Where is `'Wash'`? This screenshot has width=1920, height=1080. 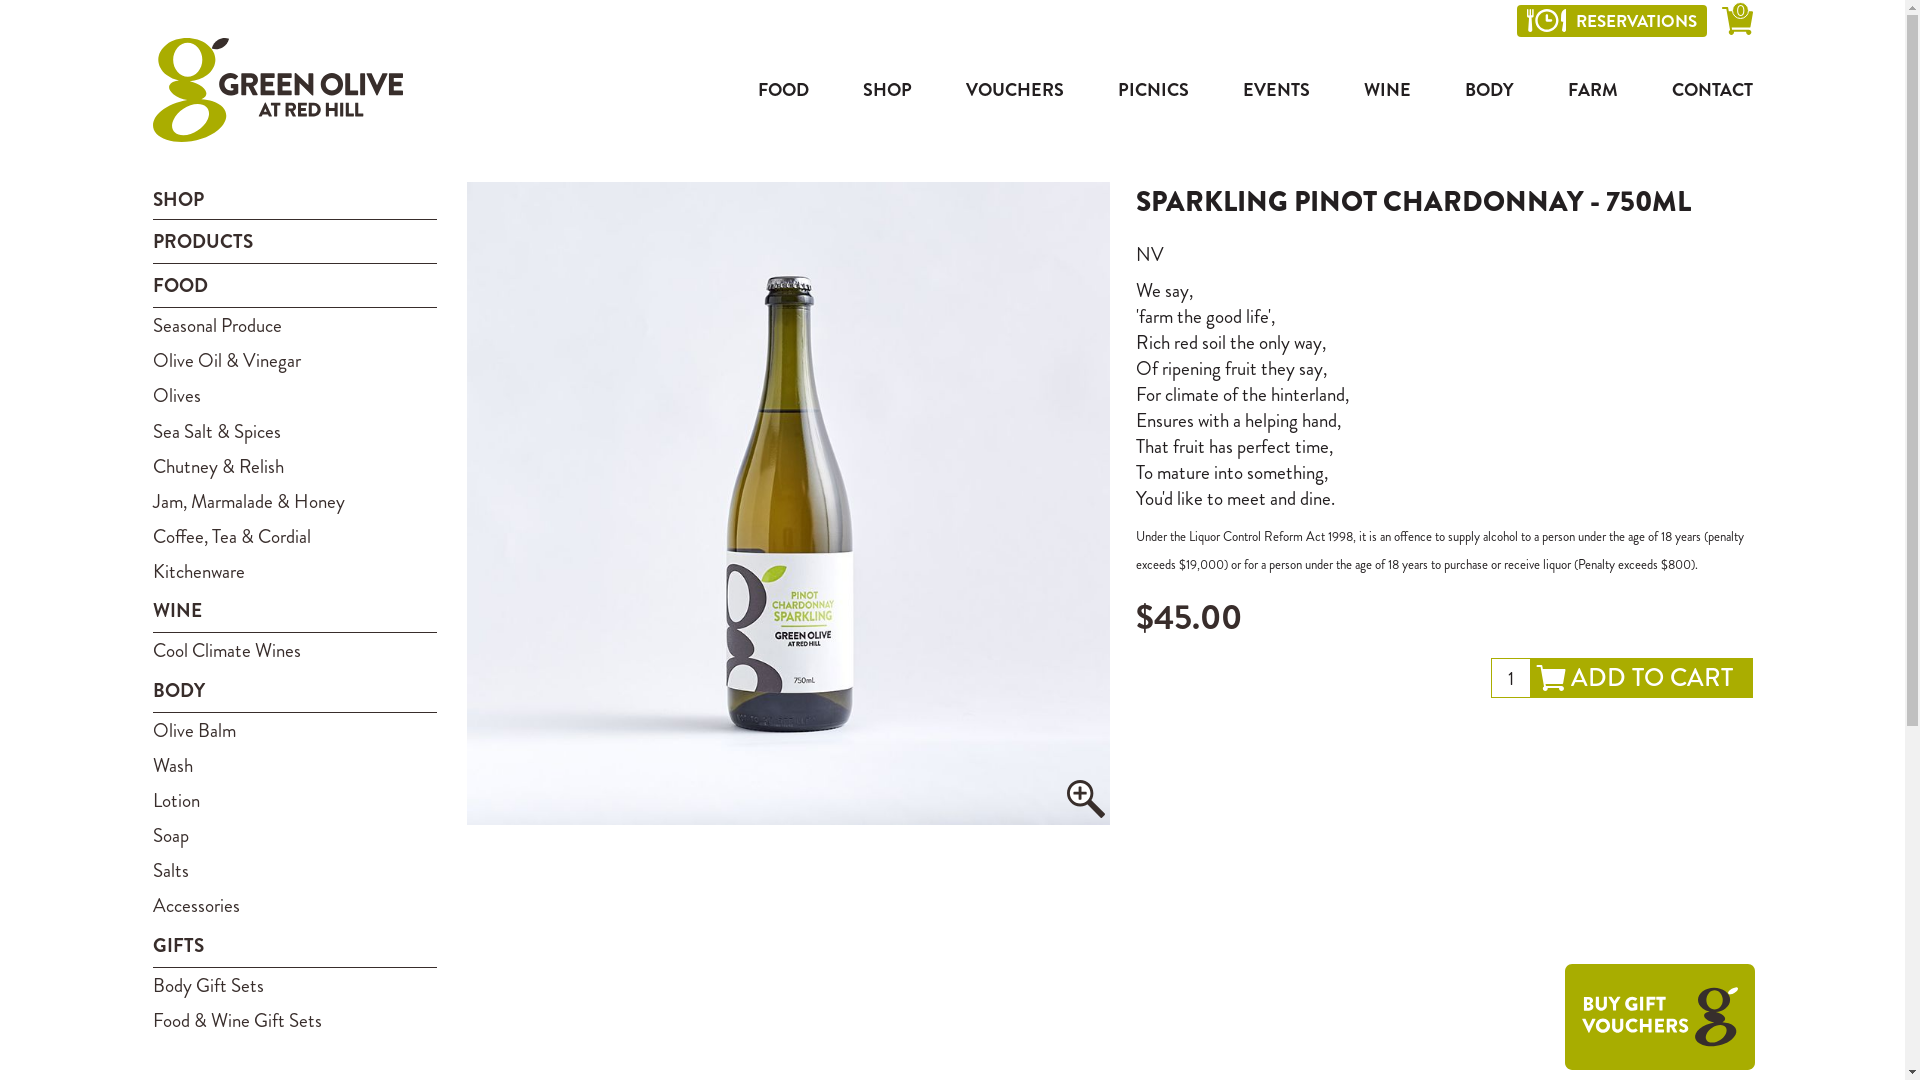 'Wash' is located at coordinates (293, 765).